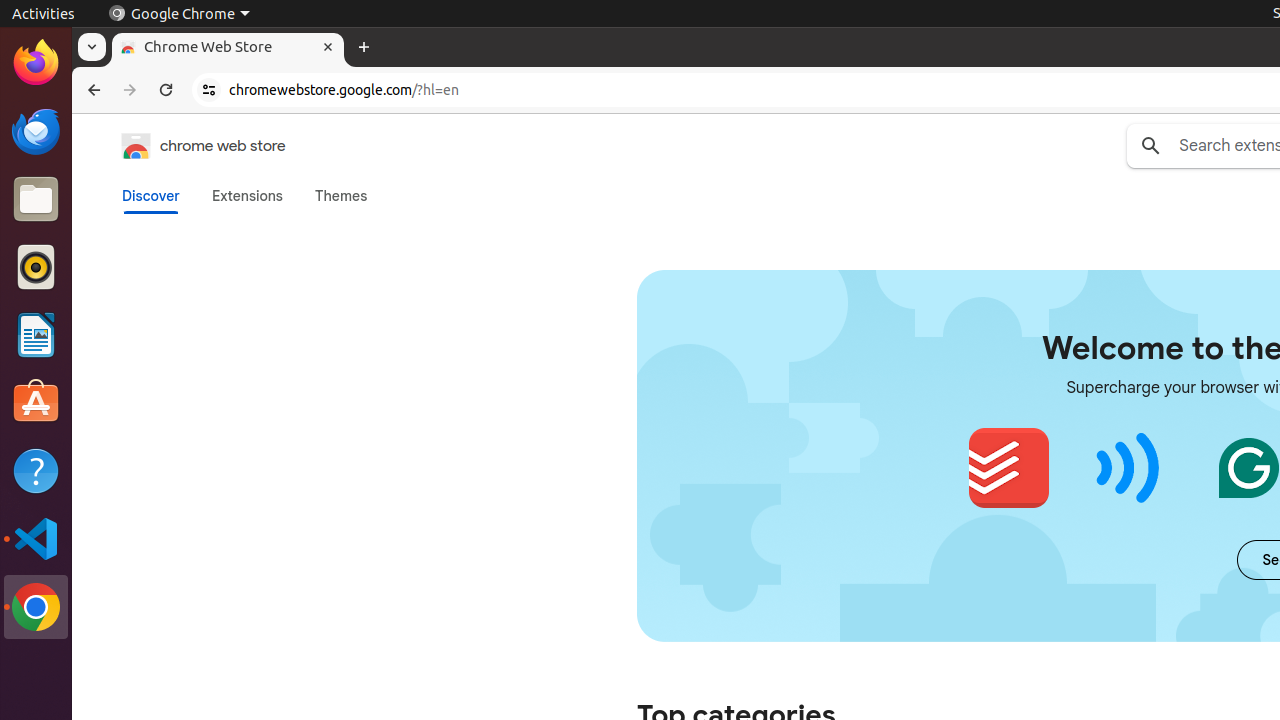  Describe the element at coordinates (340, 195) in the screenshot. I see `'Themes'` at that location.